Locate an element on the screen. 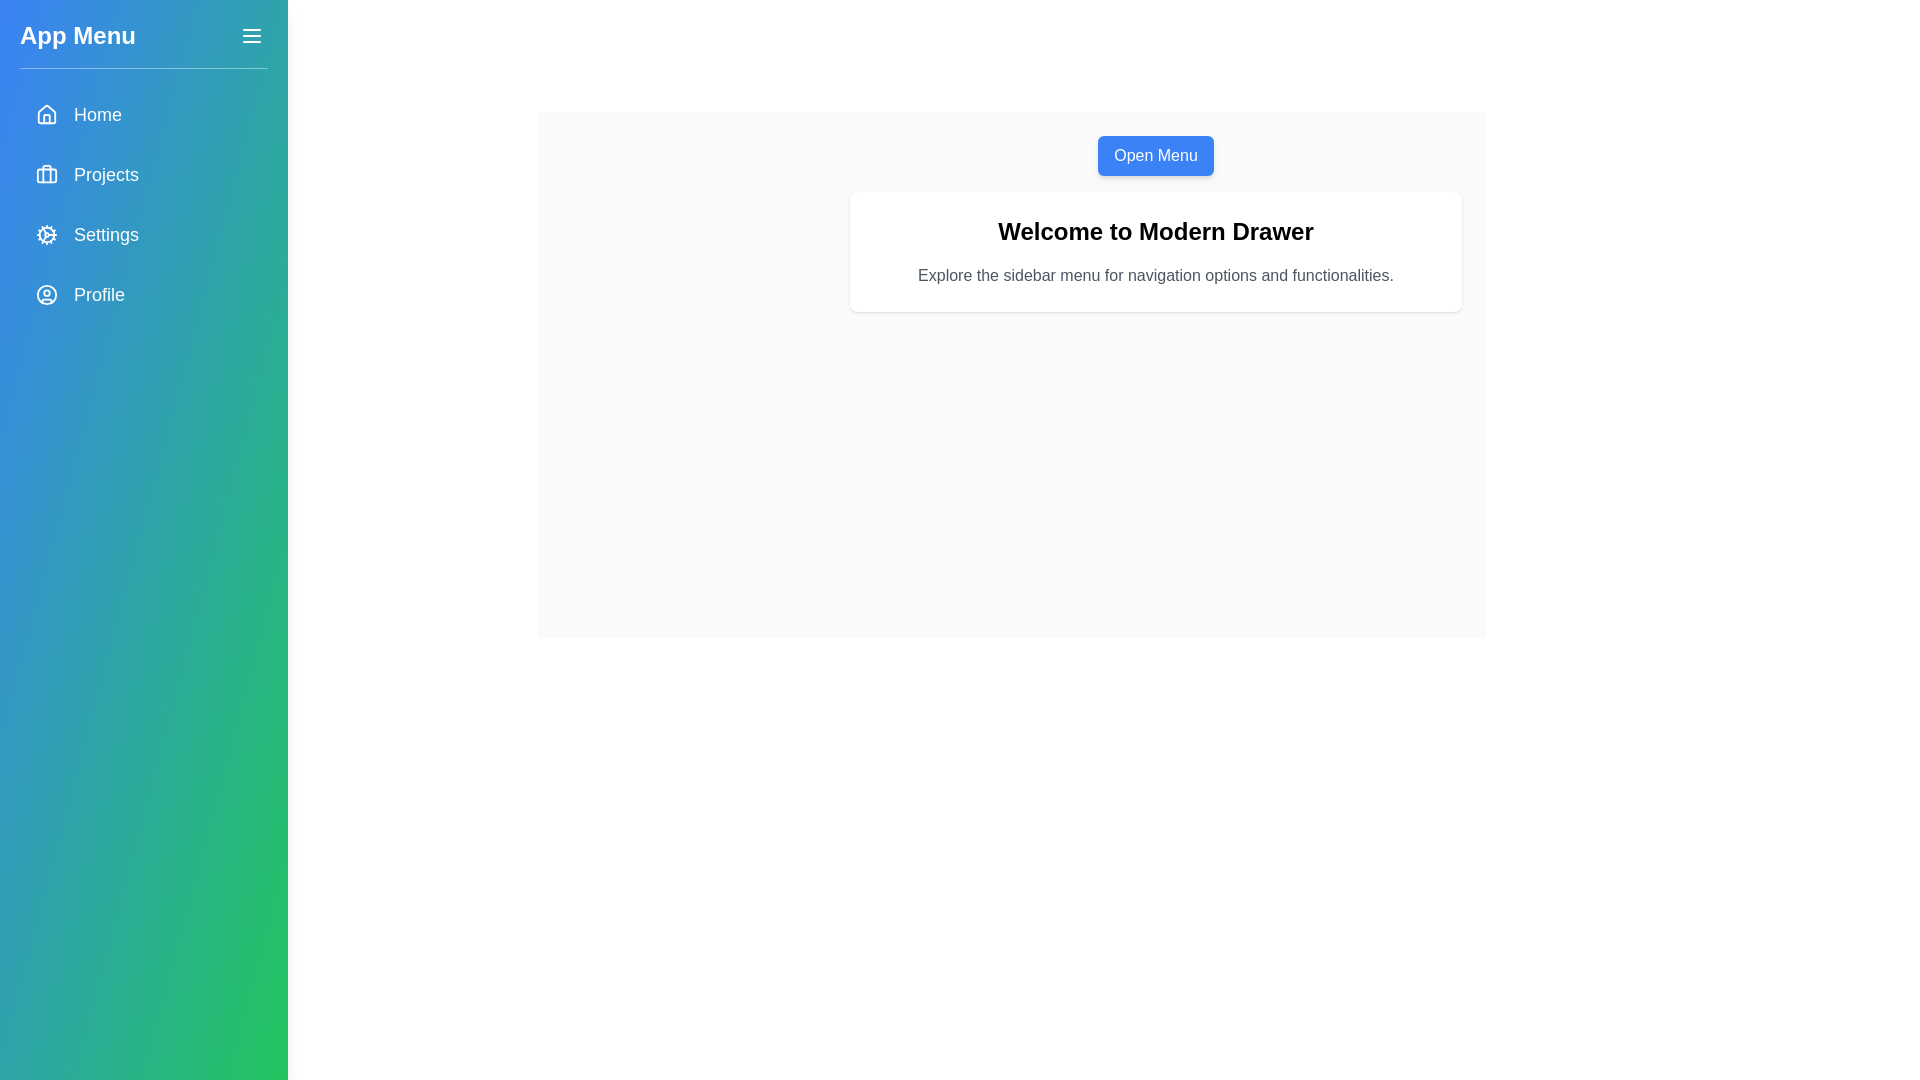 The image size is (1920, 1080). the menu button to toggle the drawer visibility is located at coordinates (251, 35).